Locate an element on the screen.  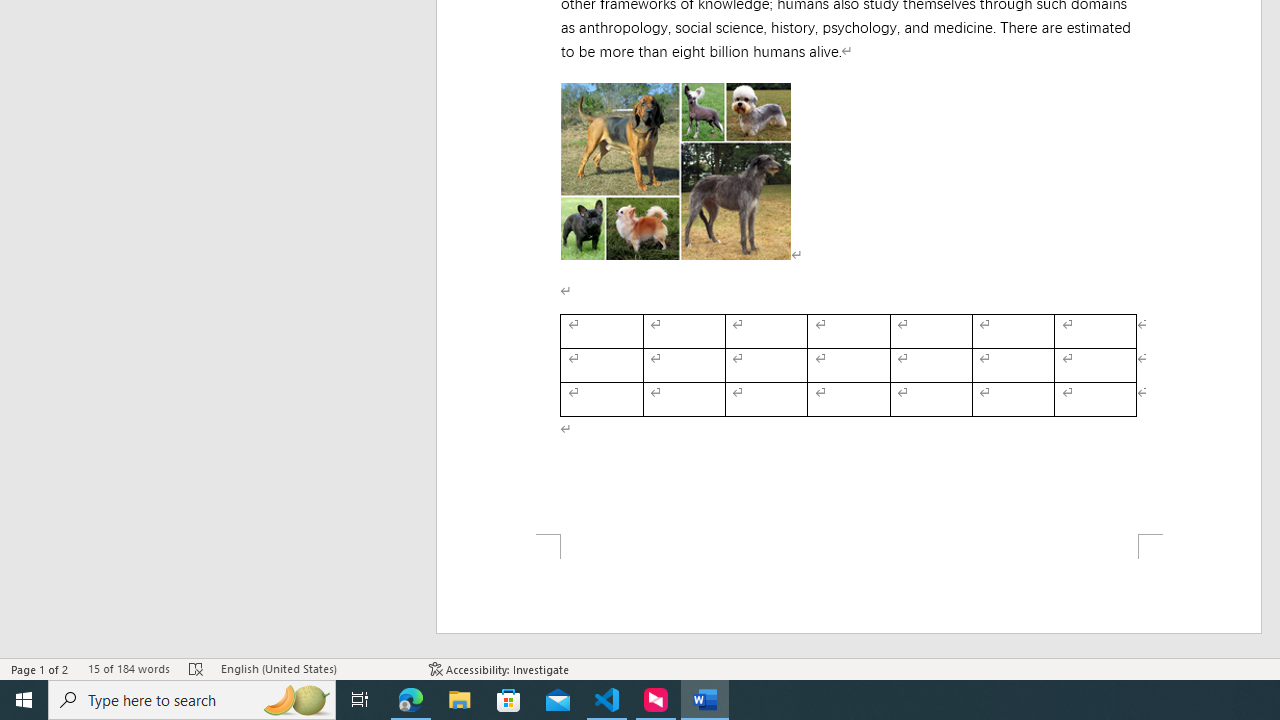
'Language English (United States)' is located at coordinates (314, 669).